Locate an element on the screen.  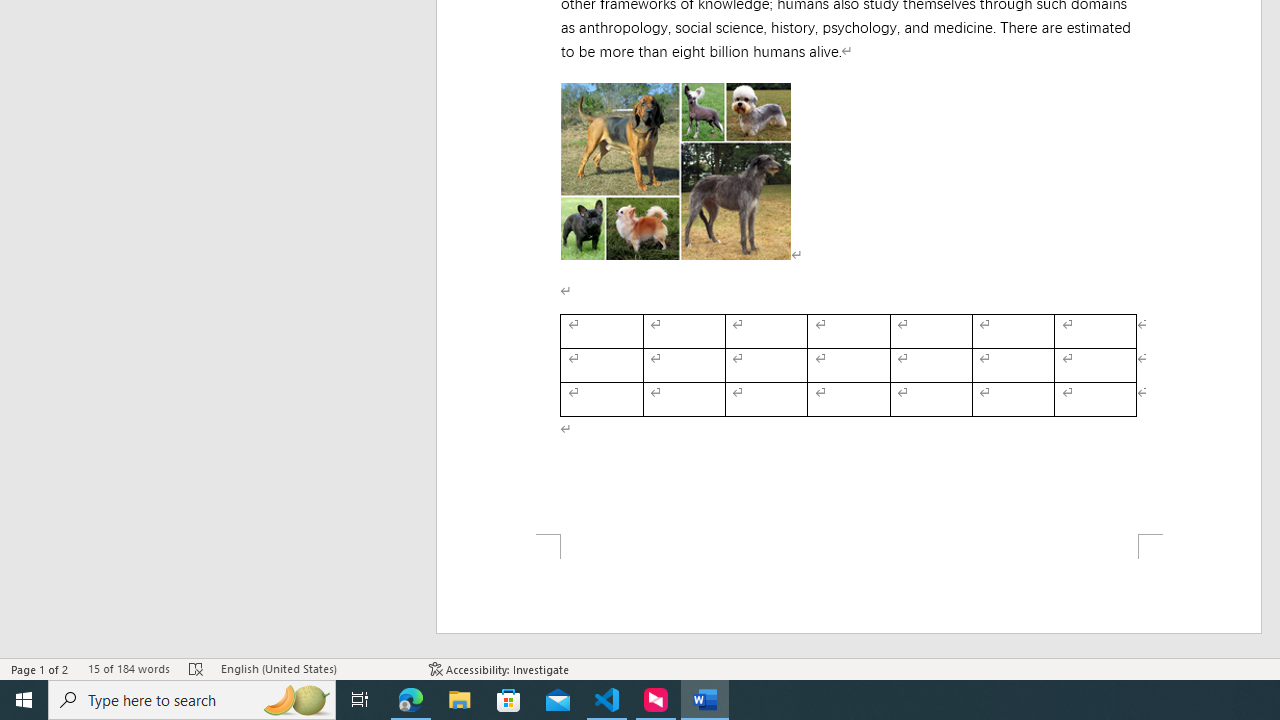
'Language English (United States)' is located at coordinates (314, 669).